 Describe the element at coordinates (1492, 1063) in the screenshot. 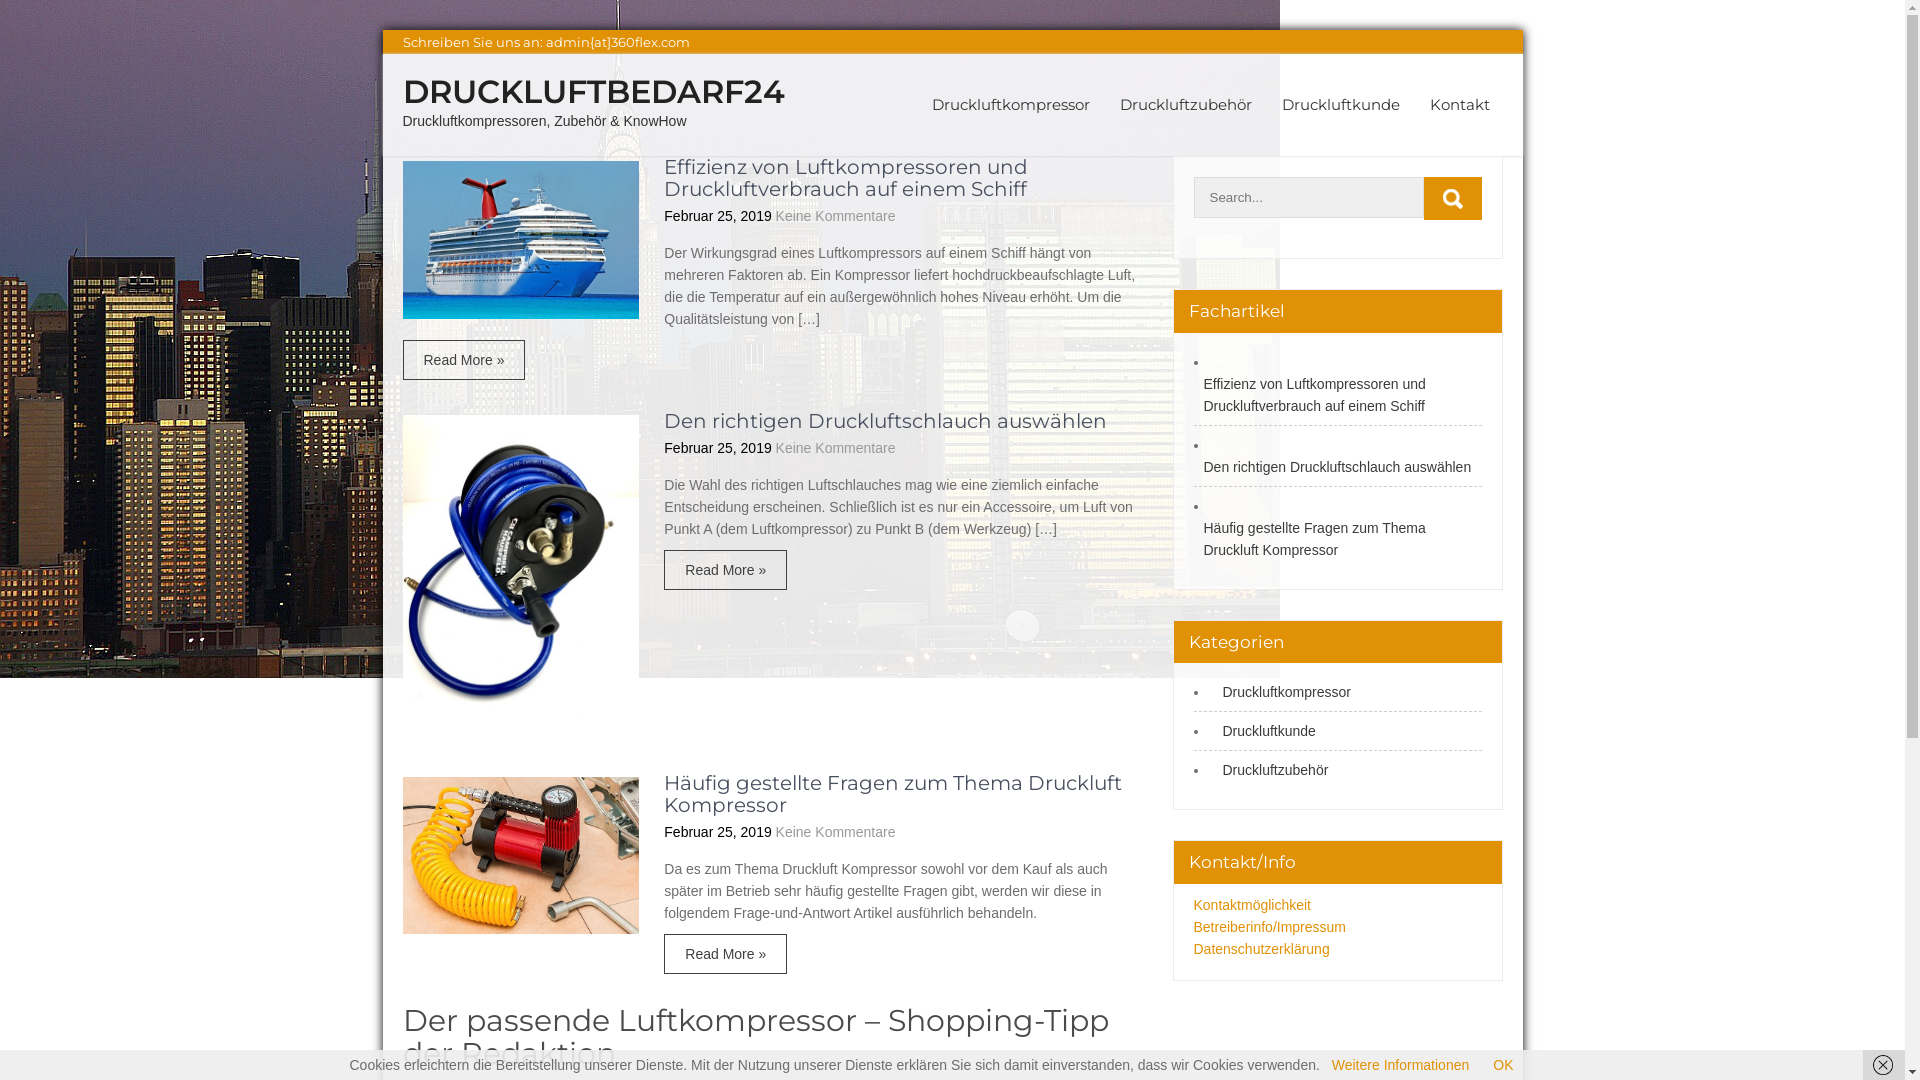

I see `'OK'` at that location.